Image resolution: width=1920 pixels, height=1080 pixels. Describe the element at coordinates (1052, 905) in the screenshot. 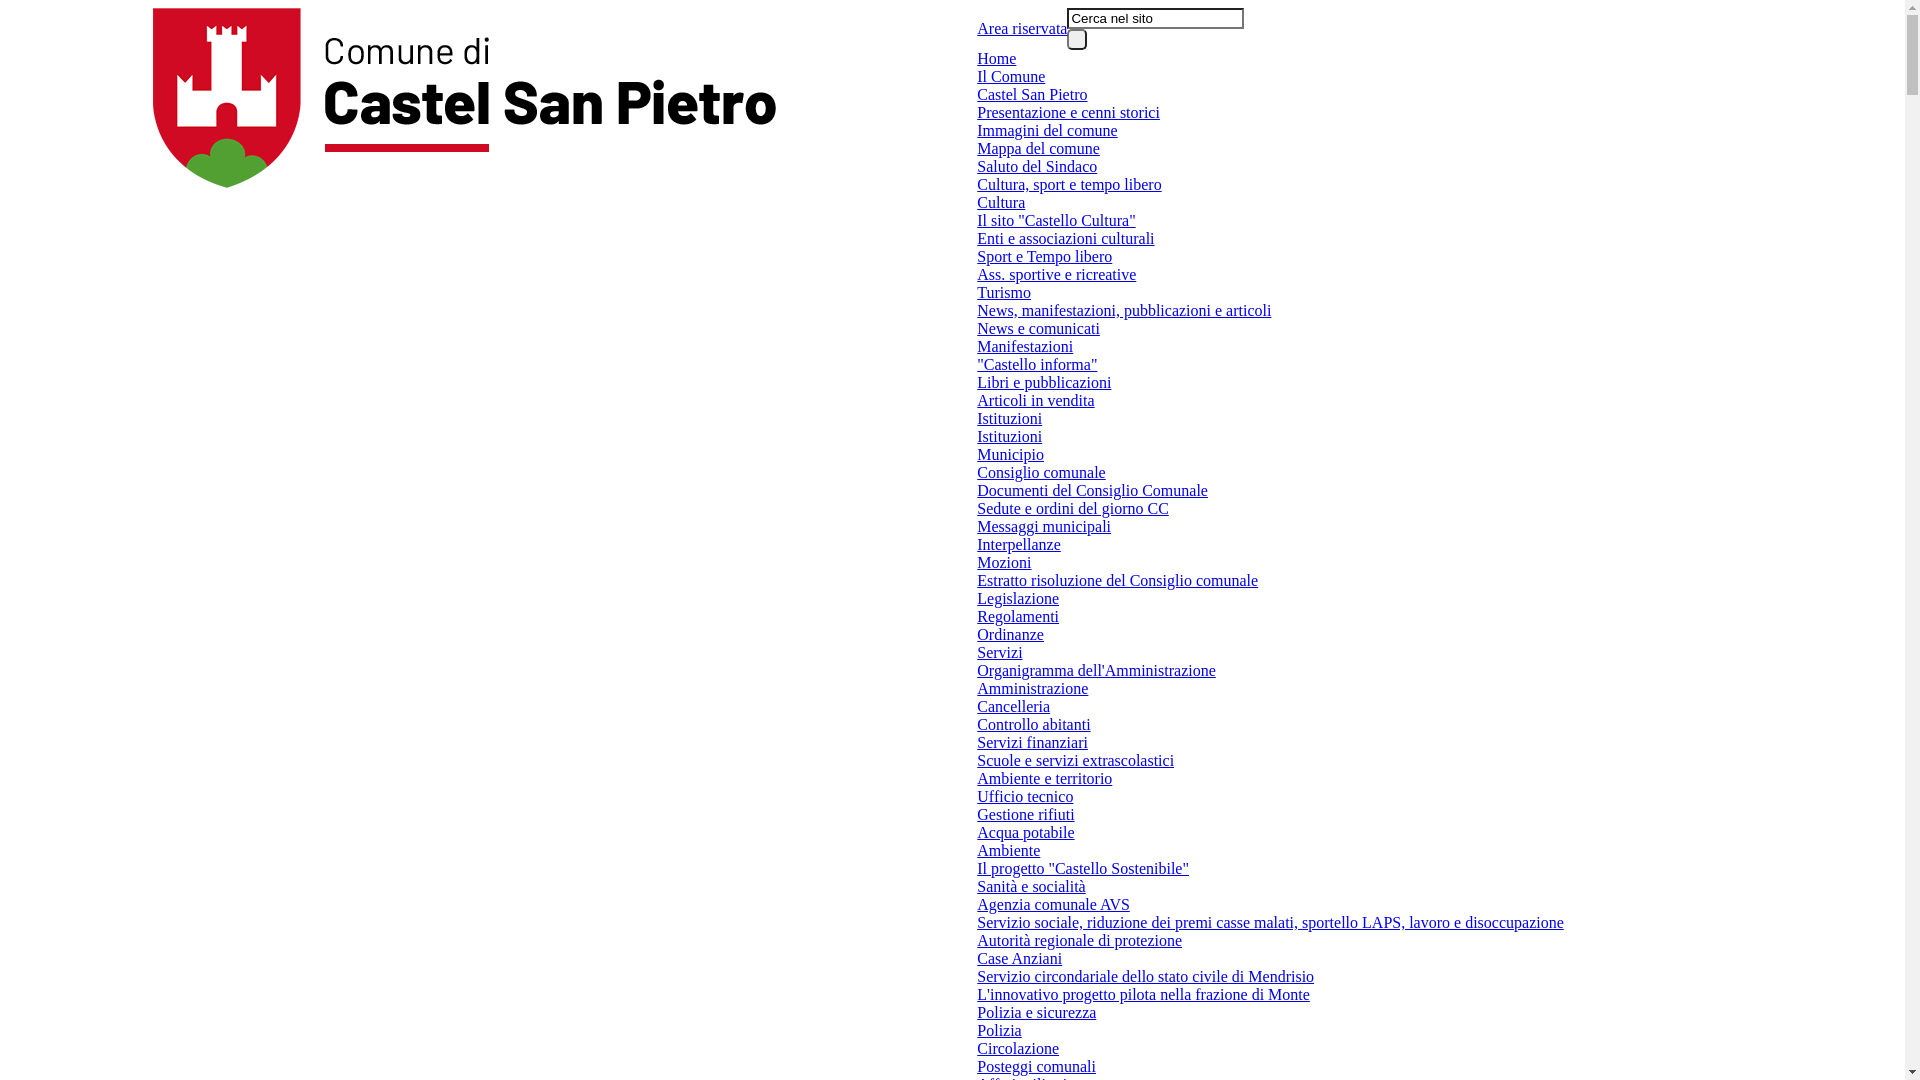

I see `'Agenzia comunale AVS'` at that location.